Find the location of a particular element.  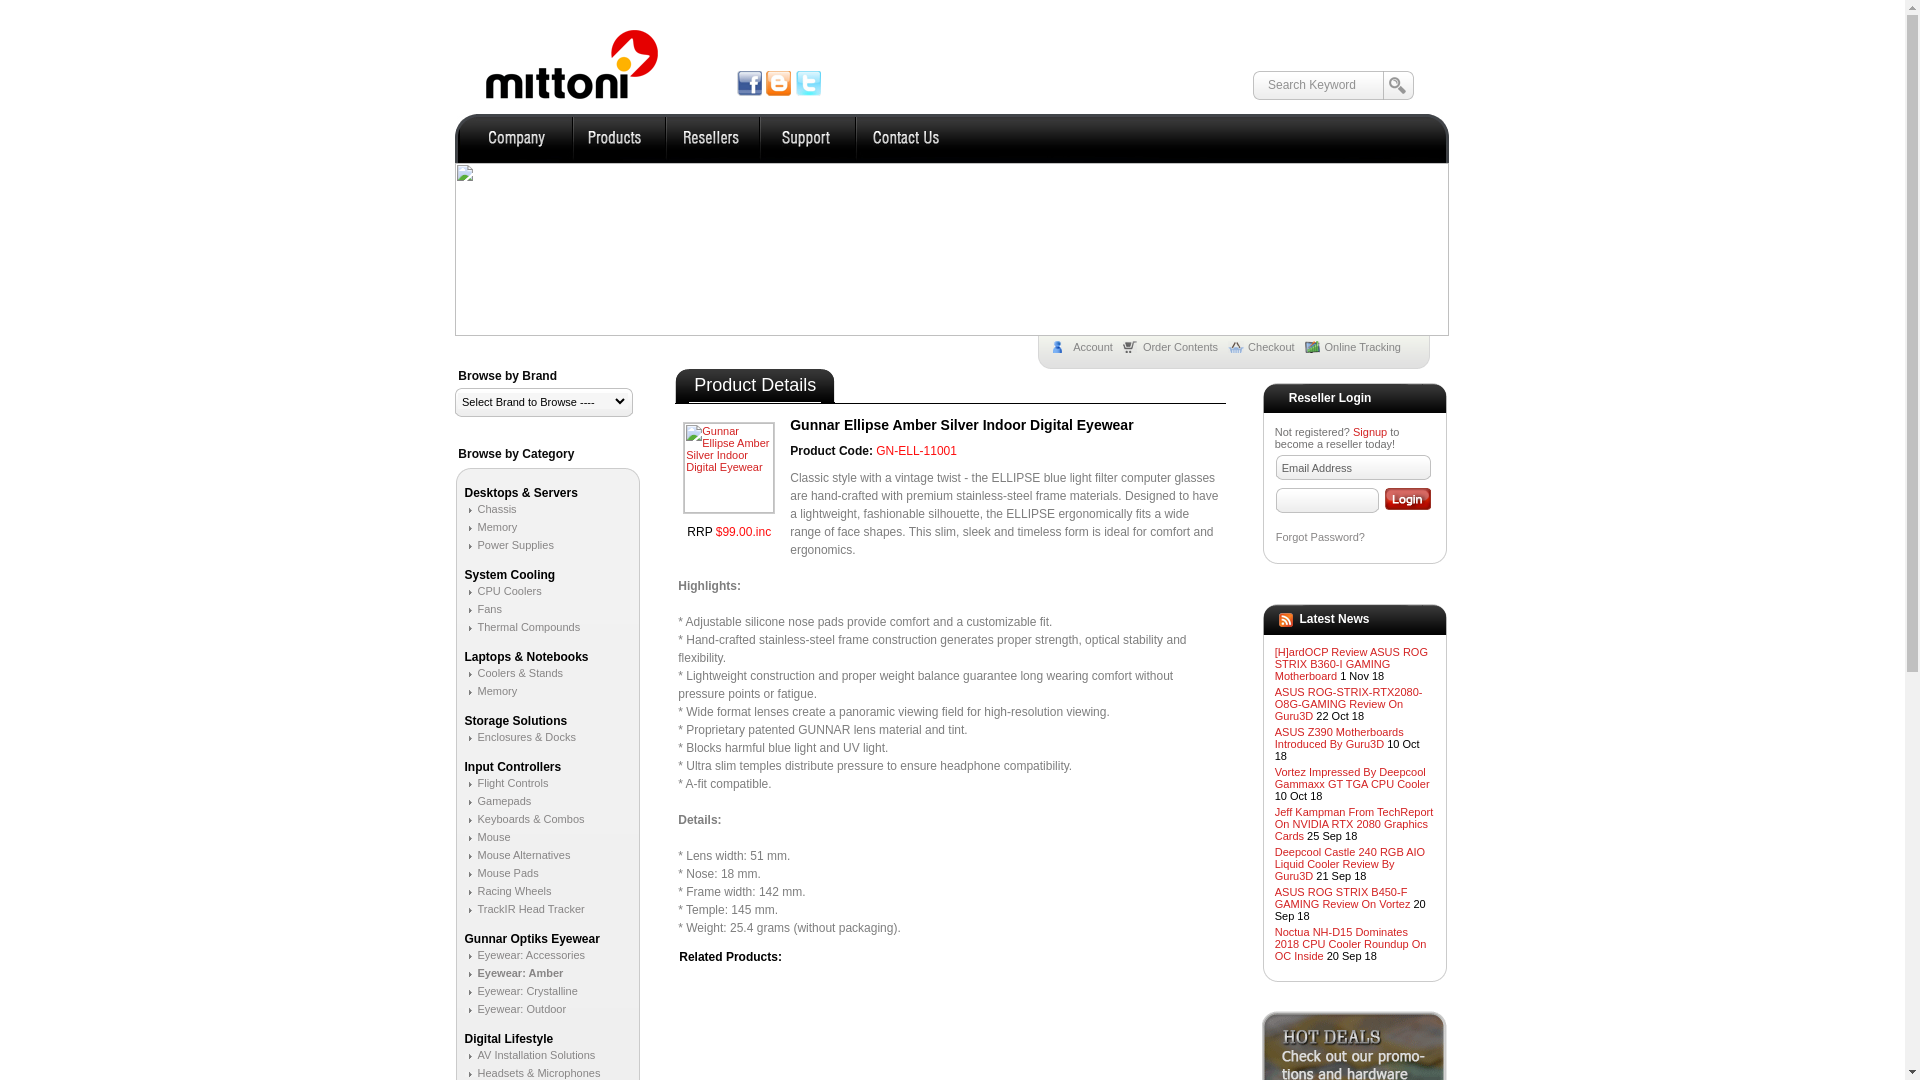

'Noctua NH-D15 Dominates 2018 CPU Cooler Roundup On OC Inside' is located at coordinates (1350, 944).